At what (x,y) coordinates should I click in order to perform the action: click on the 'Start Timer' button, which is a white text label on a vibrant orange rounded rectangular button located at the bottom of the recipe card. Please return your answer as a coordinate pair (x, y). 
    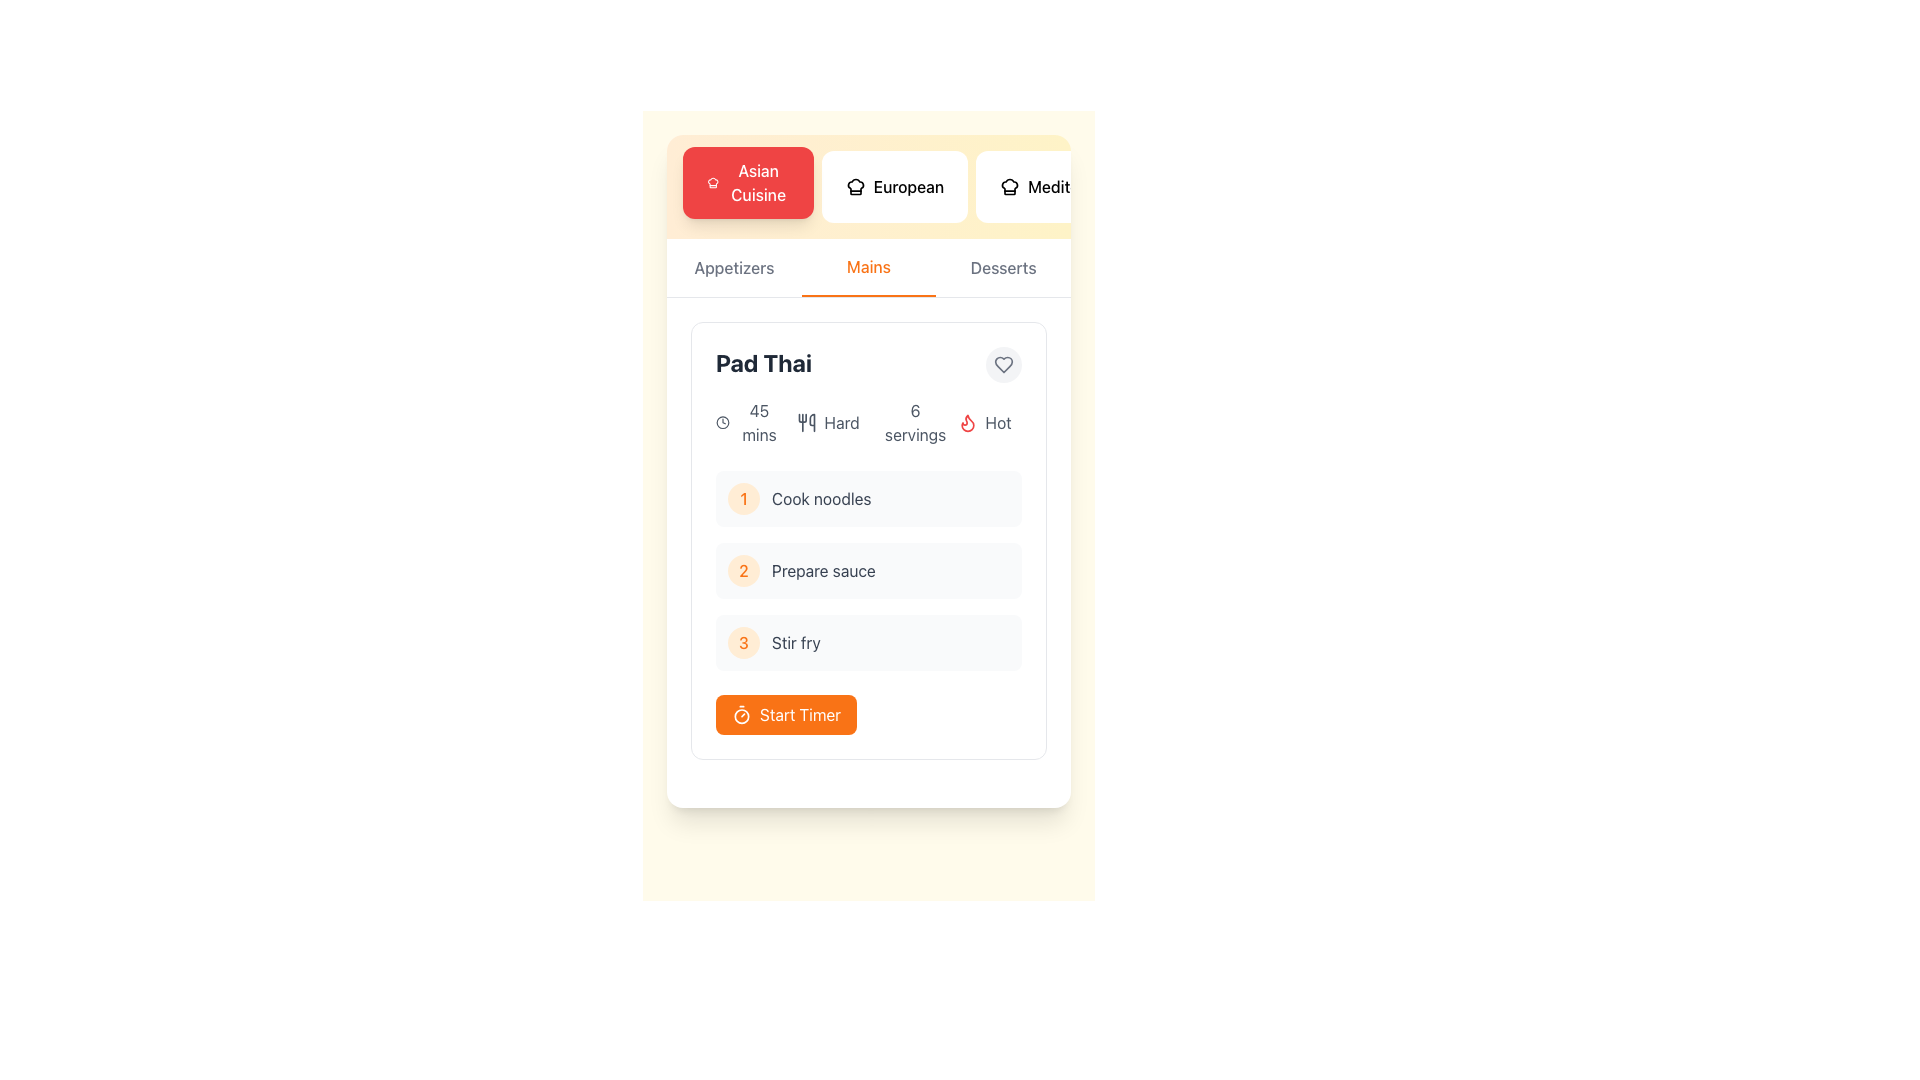
    Looking at the image, I should click on (800, 713).